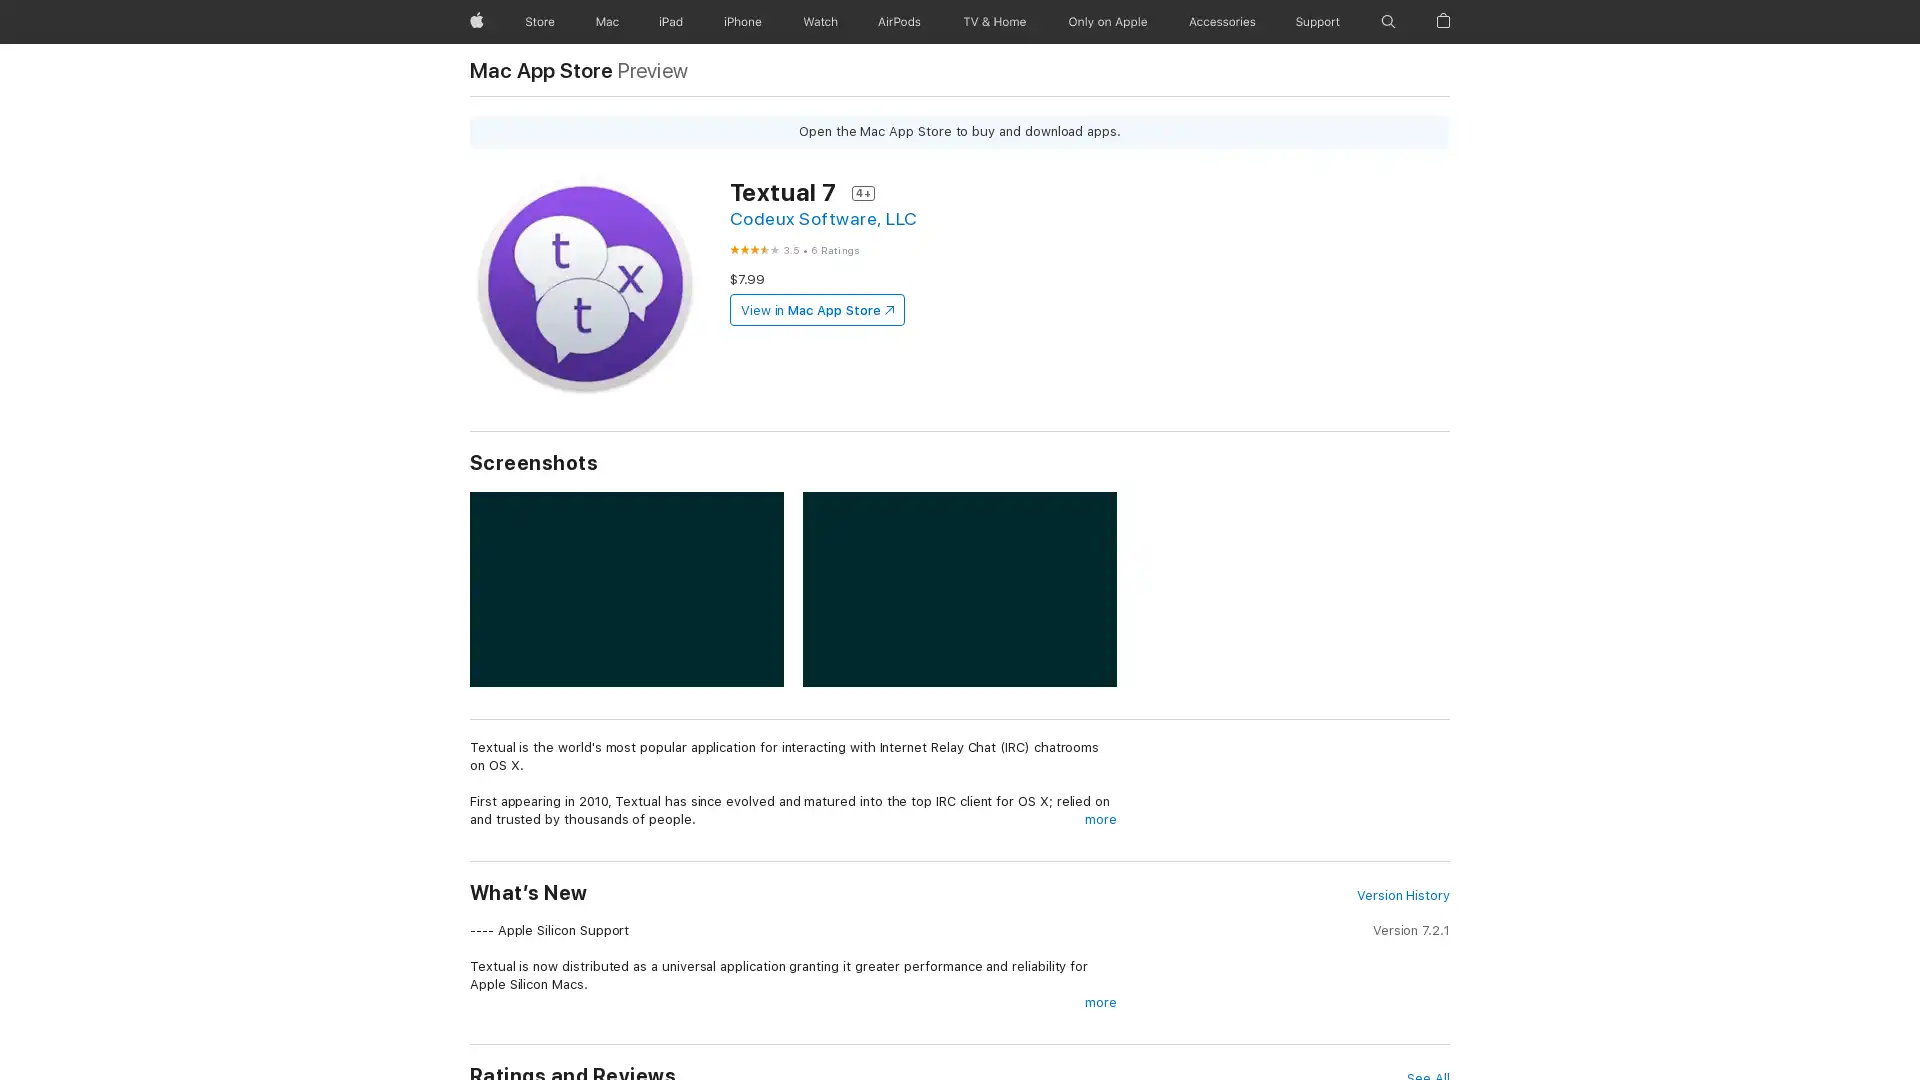  What do you see at coordinates (1401, 894) in the screenshot?
I see `Version History` at bounding box center [1401, 894].